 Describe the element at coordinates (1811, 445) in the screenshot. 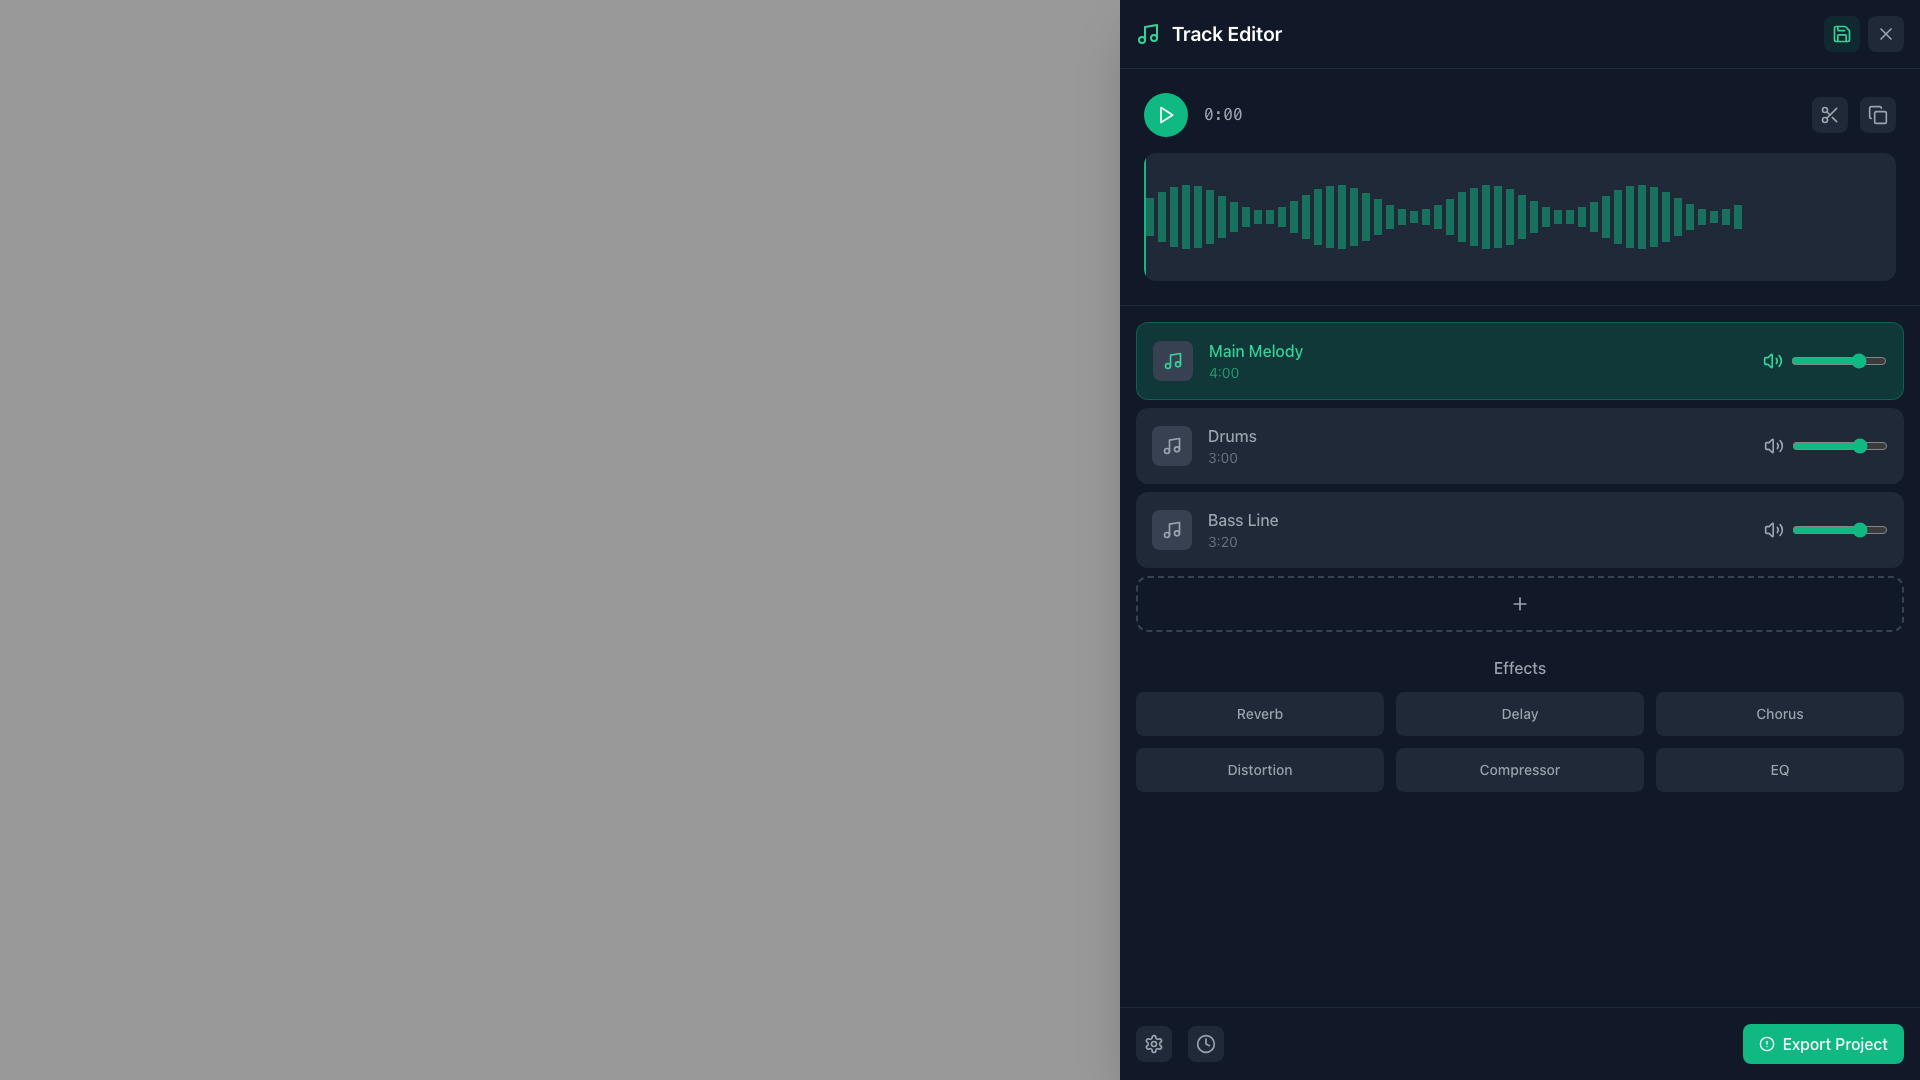

I see `the volume slider` at that location.